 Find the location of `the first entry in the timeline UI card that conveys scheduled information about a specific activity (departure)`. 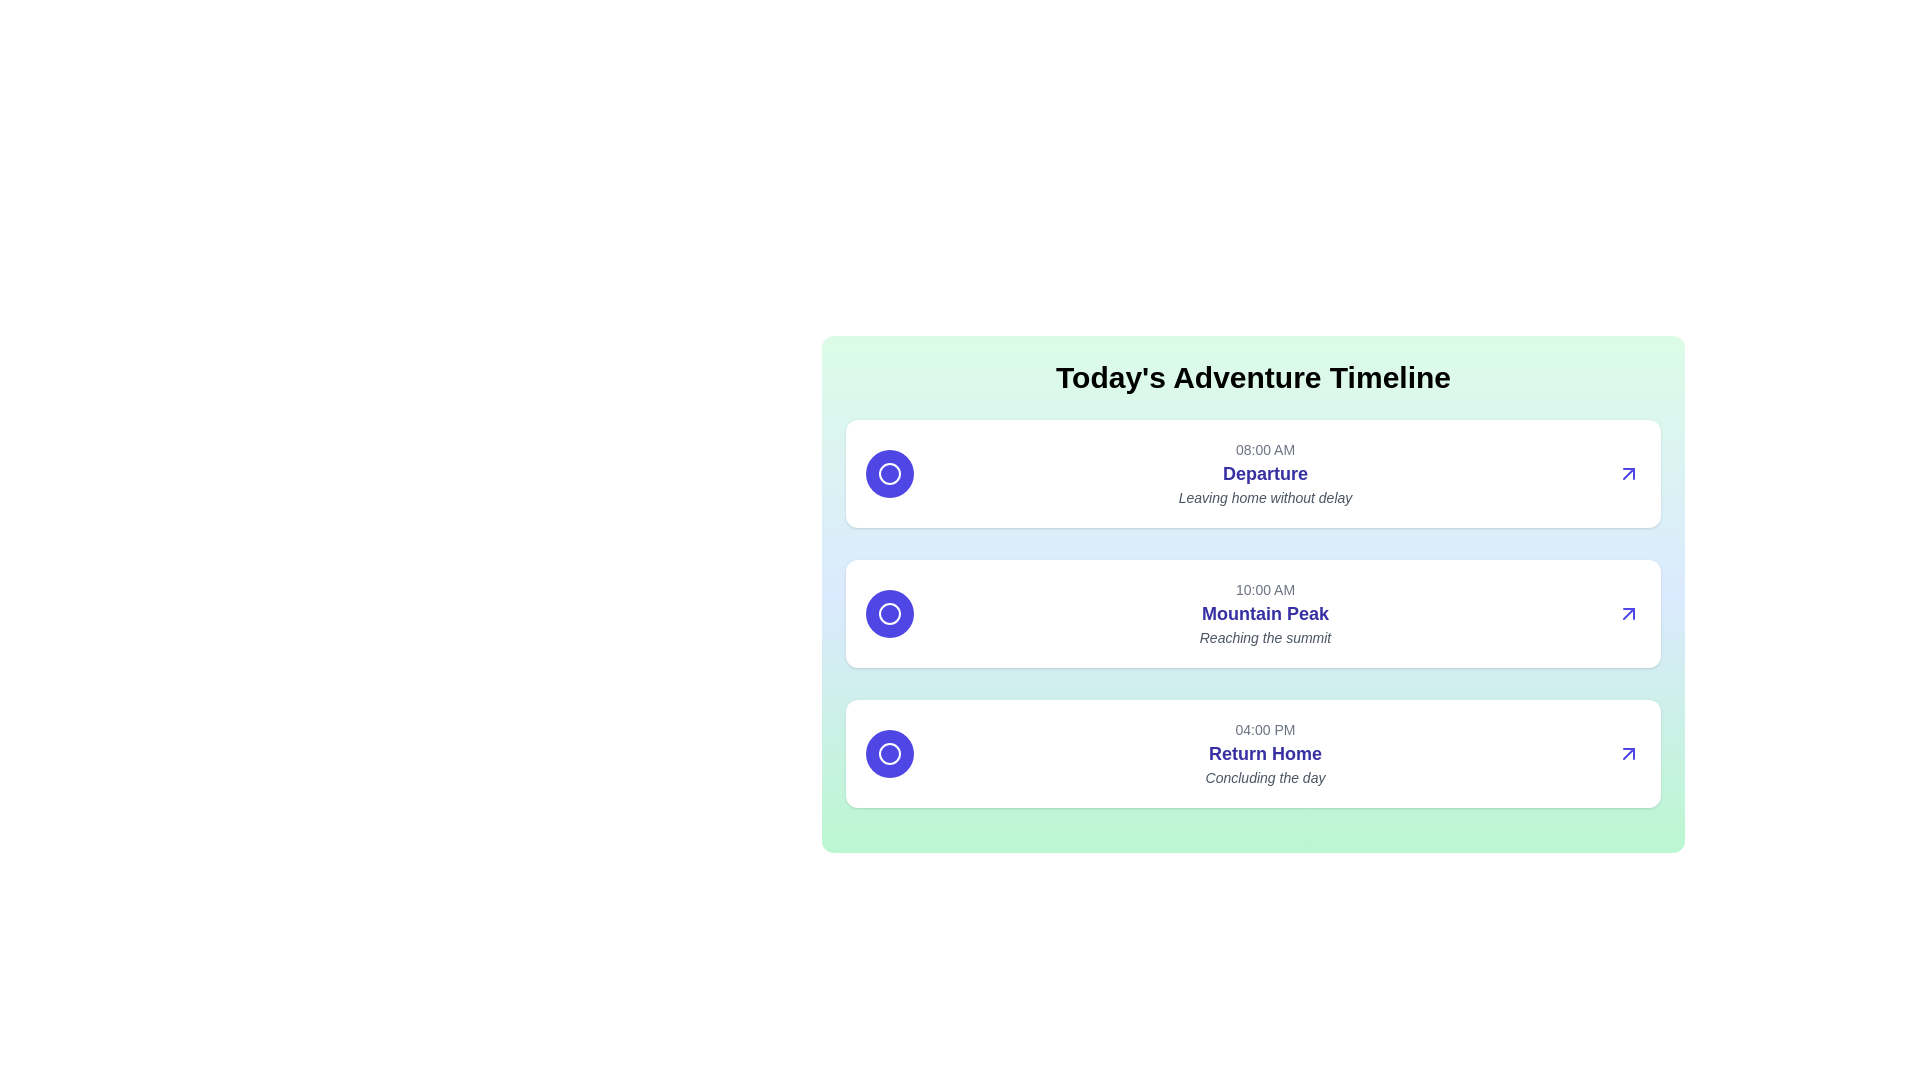

the first entry in the timeline UI card that conveys scheduled information about a specific activity (departure) is located at coordinates (1264, 474).